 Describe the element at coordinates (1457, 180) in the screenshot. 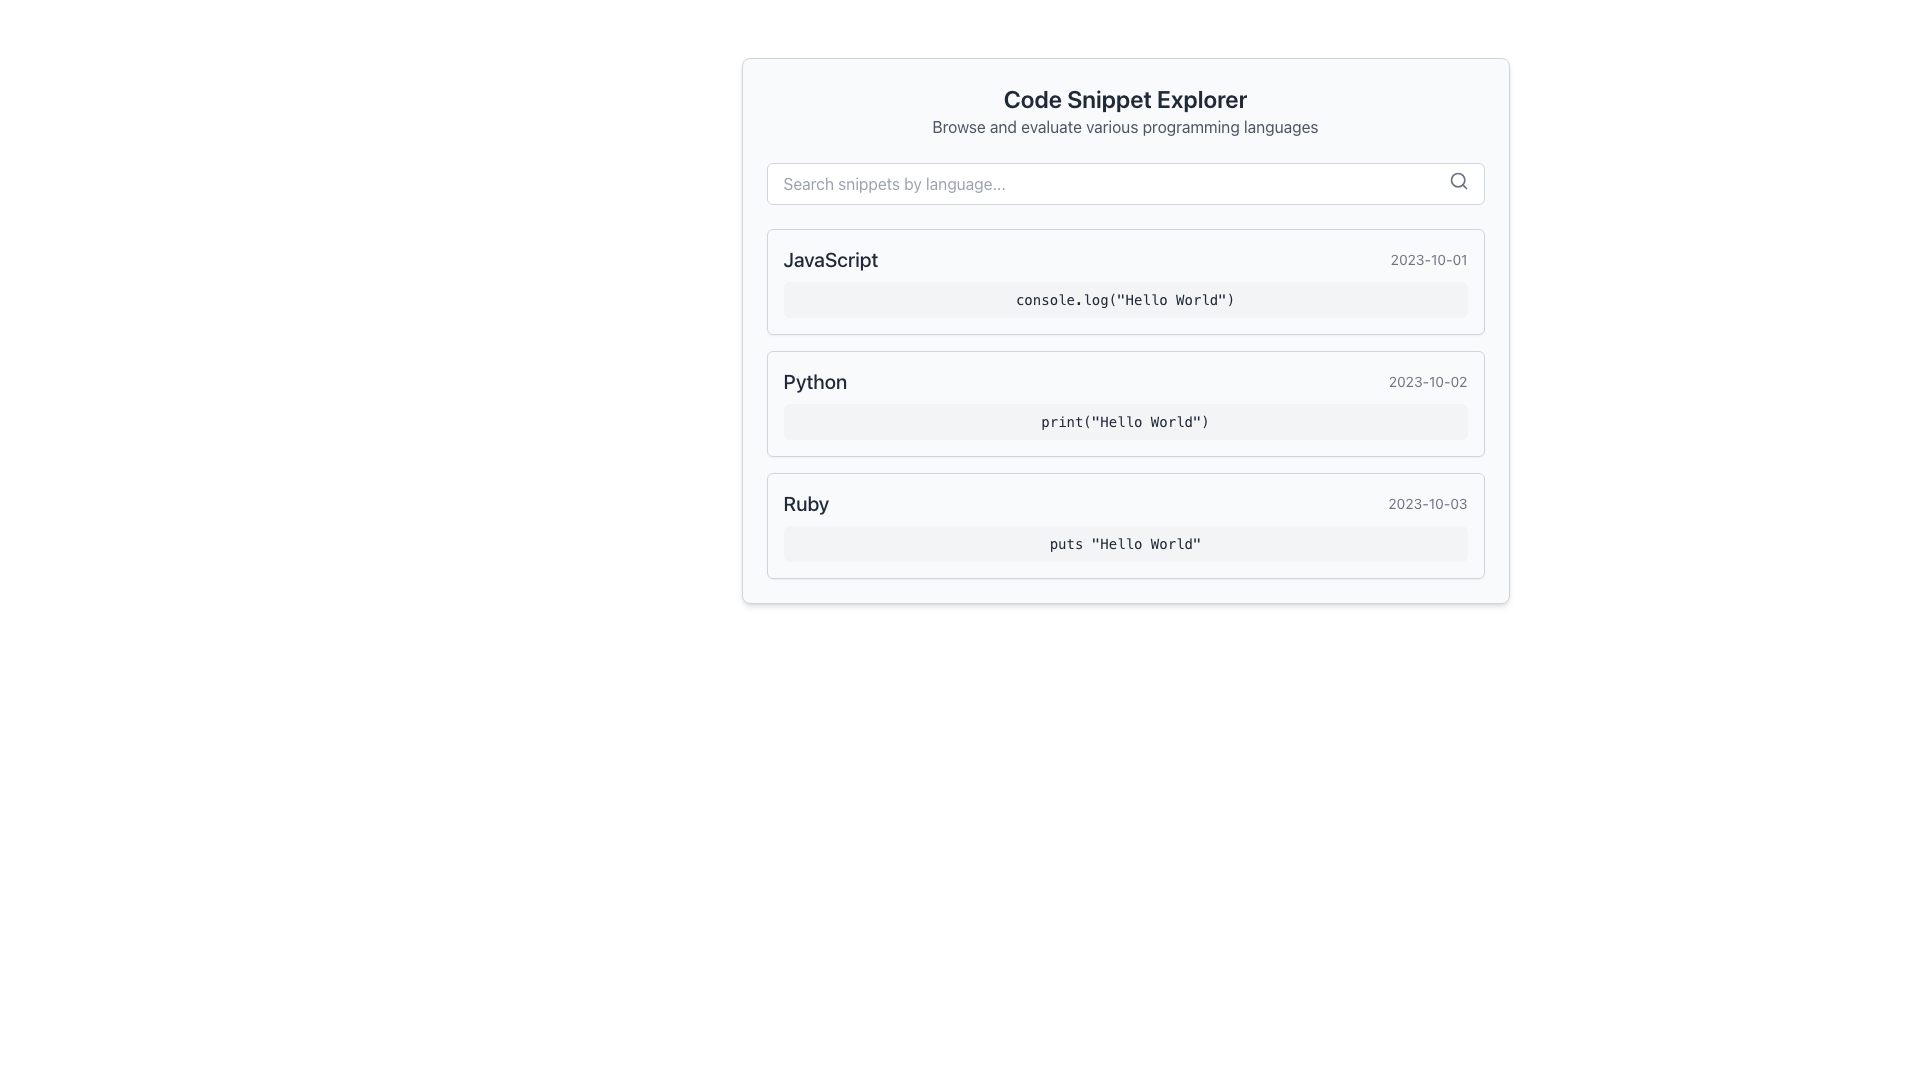

I see `the circular part of the SVG graphic that forms the search magnifying glass, which is located at the top-right corner of the application interface, adjacent to the search input field` at that location.